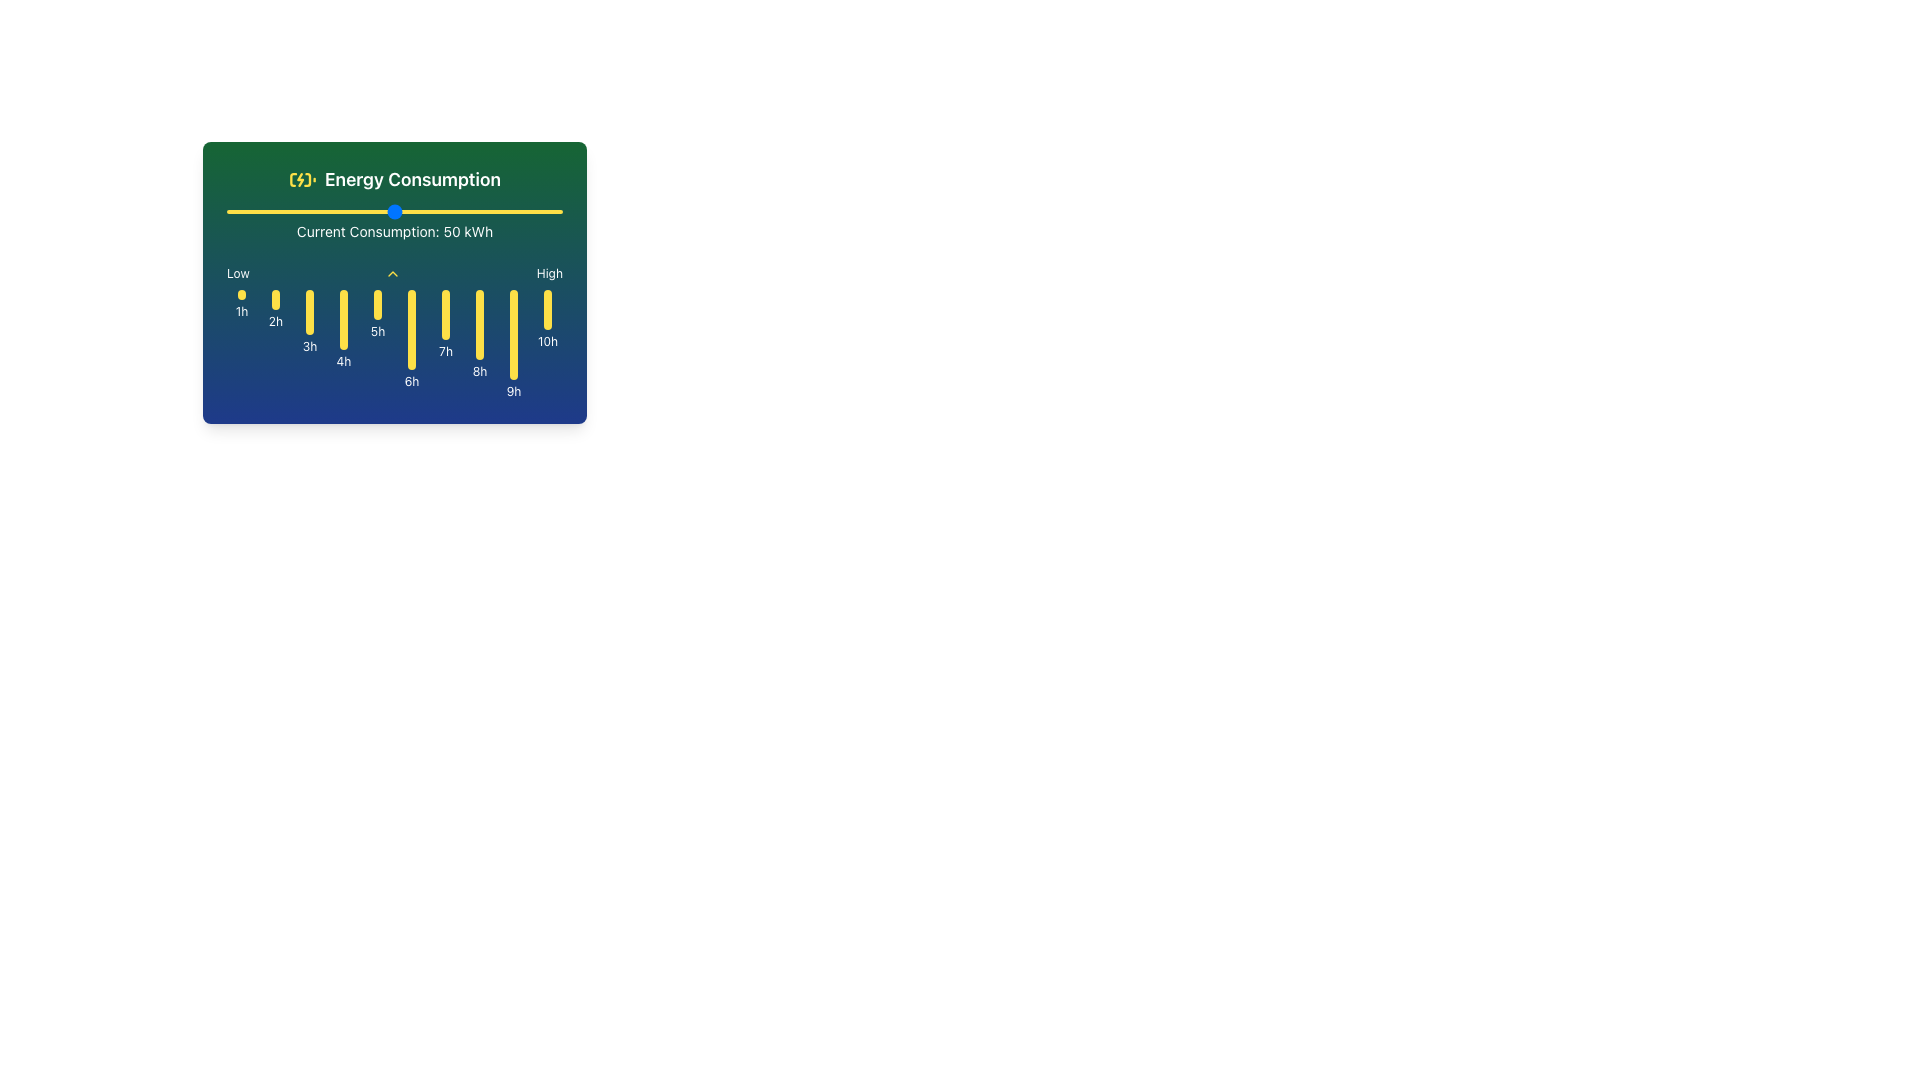  I want to click on text displayed in the text label showing '5h', which is positioned below the fifth vertical yellow bar representing hourly data points, so click(378, 330).